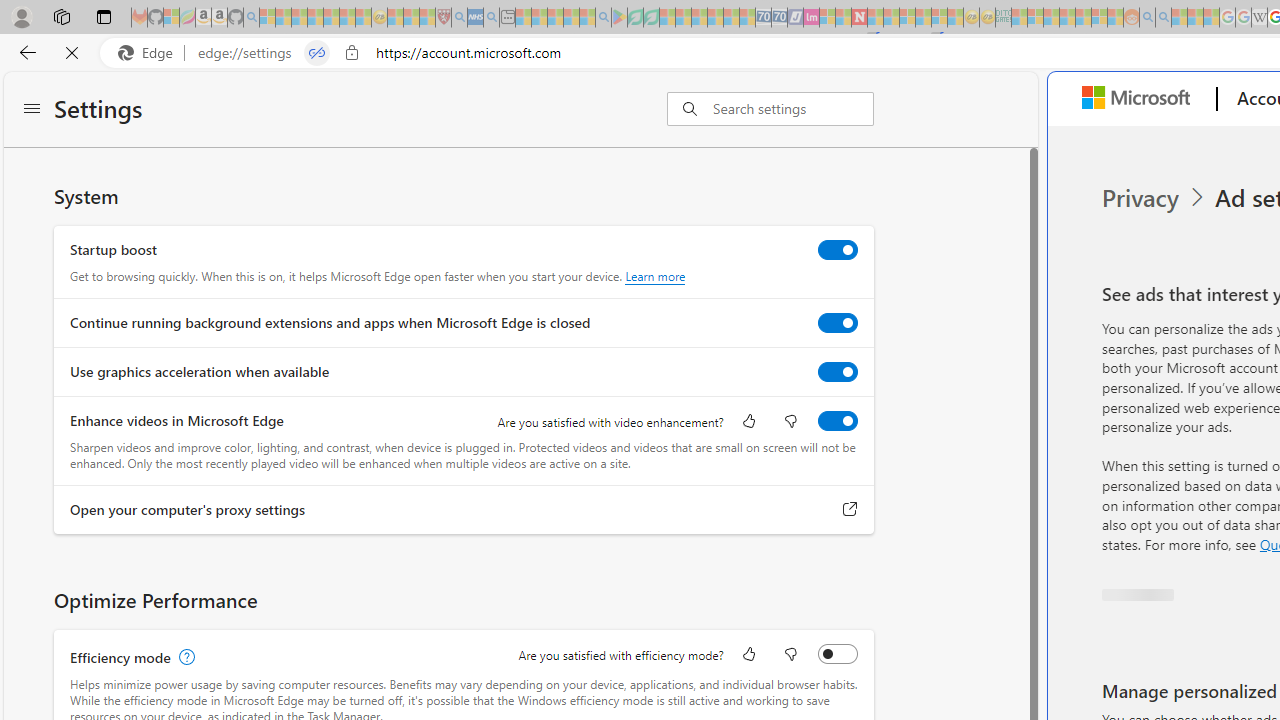 This screenshot has height=720, width=1280. What do you see at coordinates (655, 276) in the screenshot?
I see `'Learn more'` at bounding box center [655, 276].